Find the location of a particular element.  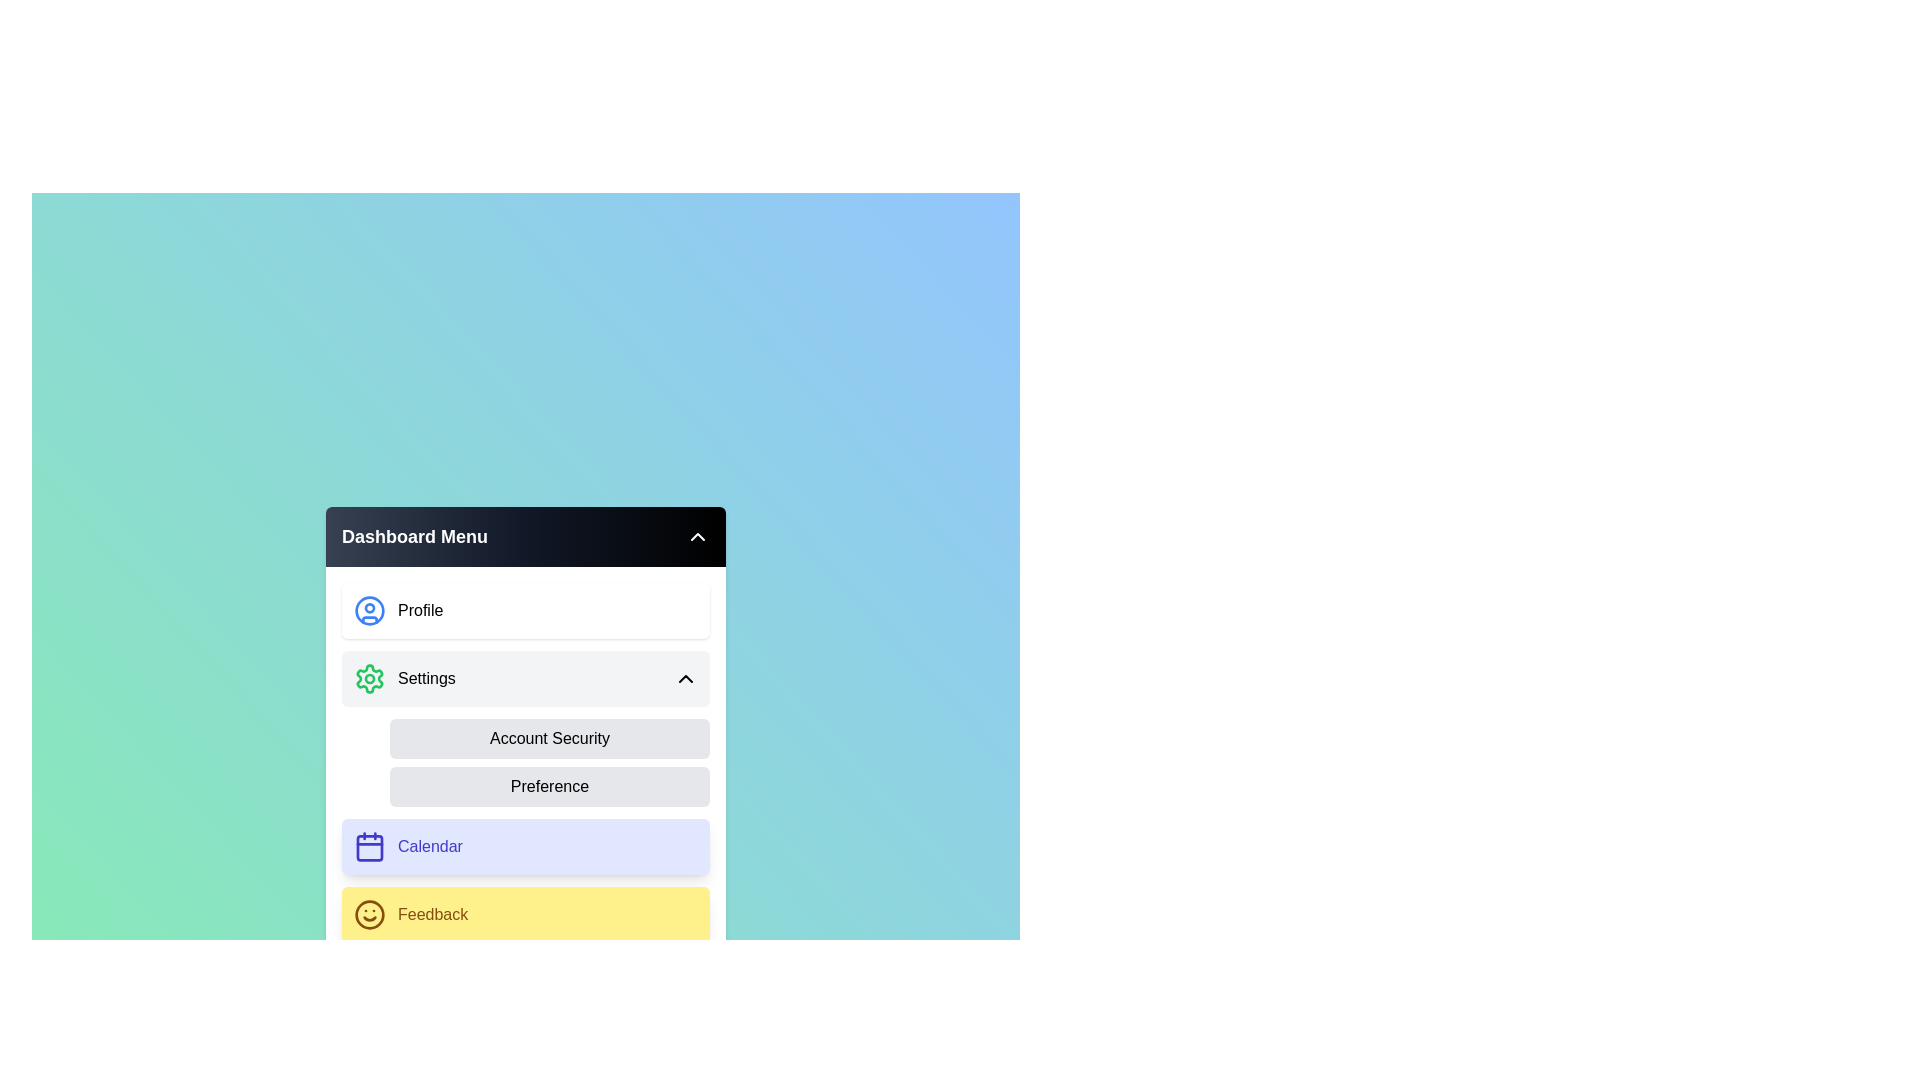

the last button in the 'Dashboard Menu' located directly below the 'Calendar' button is located at coordinates (526, 914).